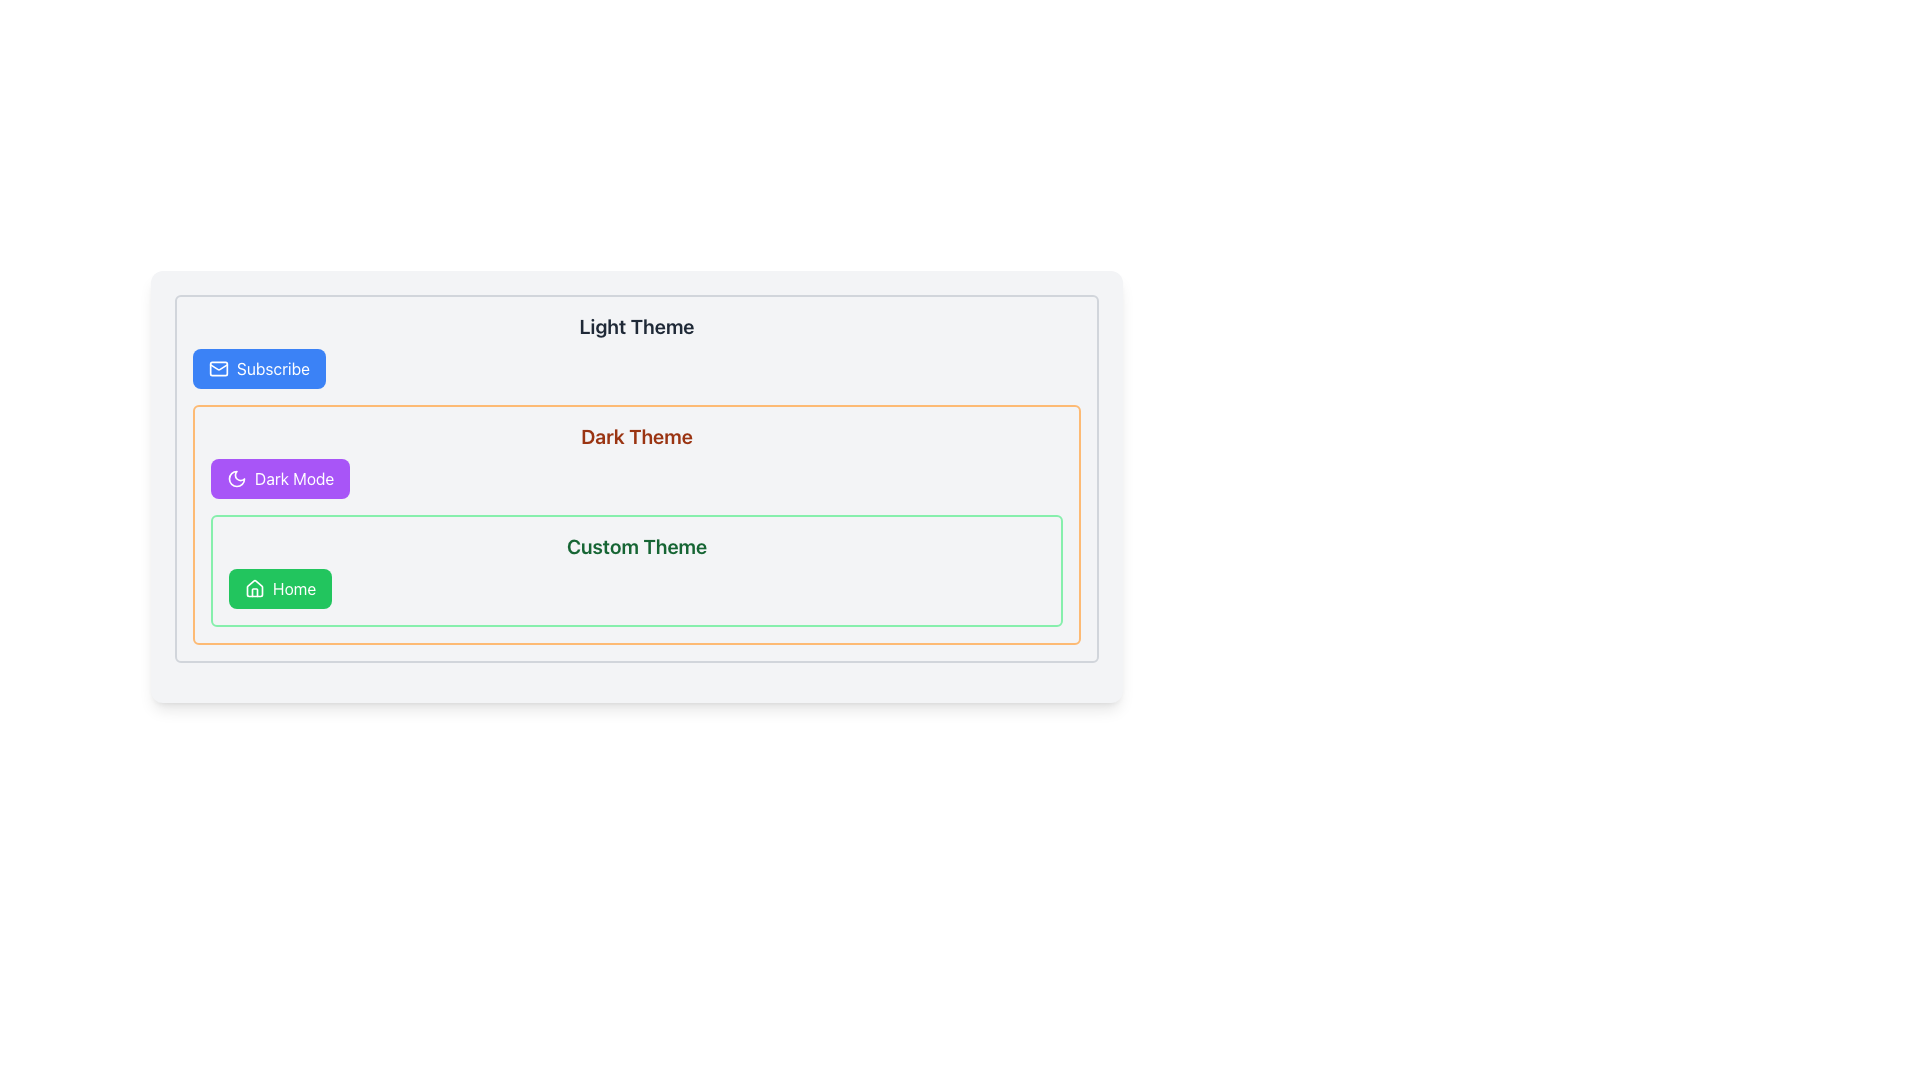  What do you see at coordinates (279, 588) in the screenshot?
I see `the green 'Home' button with rounded corners, featuring a house icon, located in the 'Custom Theme' section` at bounding box center [279, 588].